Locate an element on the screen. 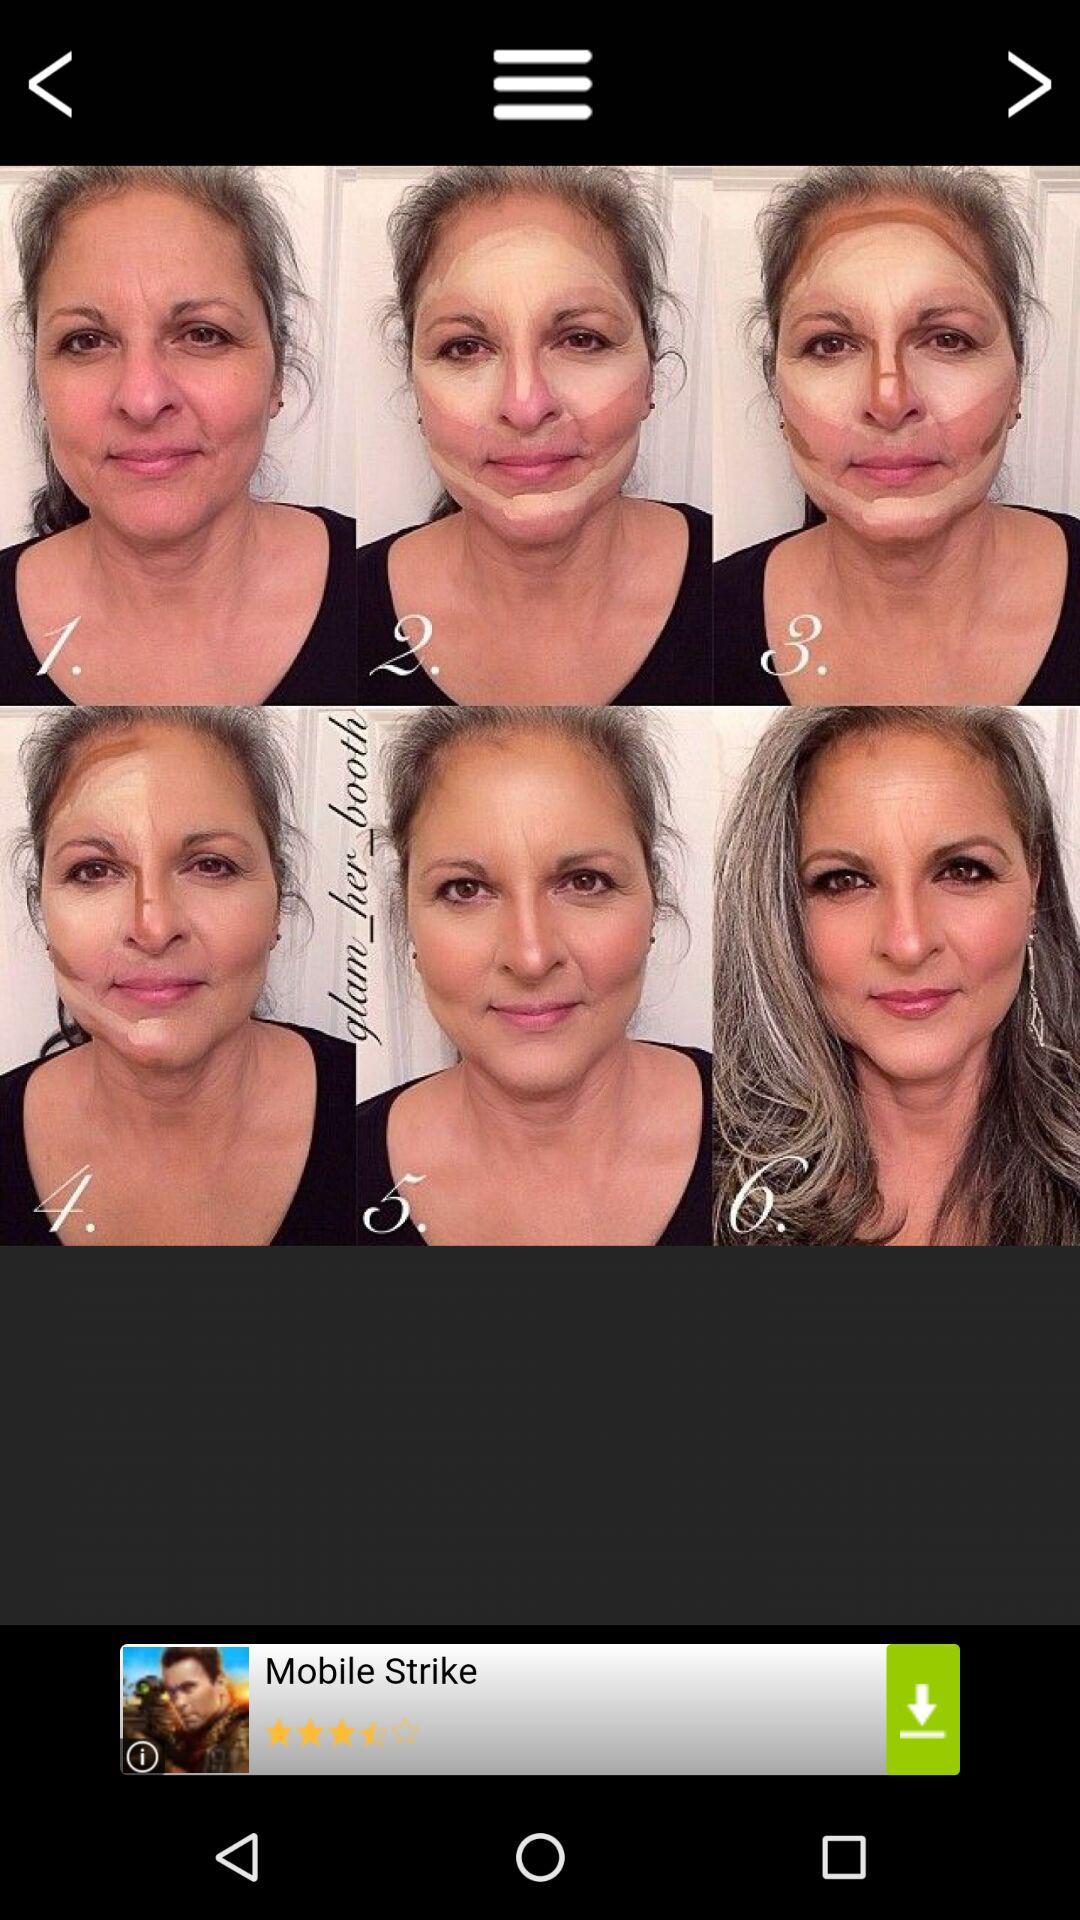 This screenshot has height=1920, width=1080. previous page is located at coordinates (53, 81).